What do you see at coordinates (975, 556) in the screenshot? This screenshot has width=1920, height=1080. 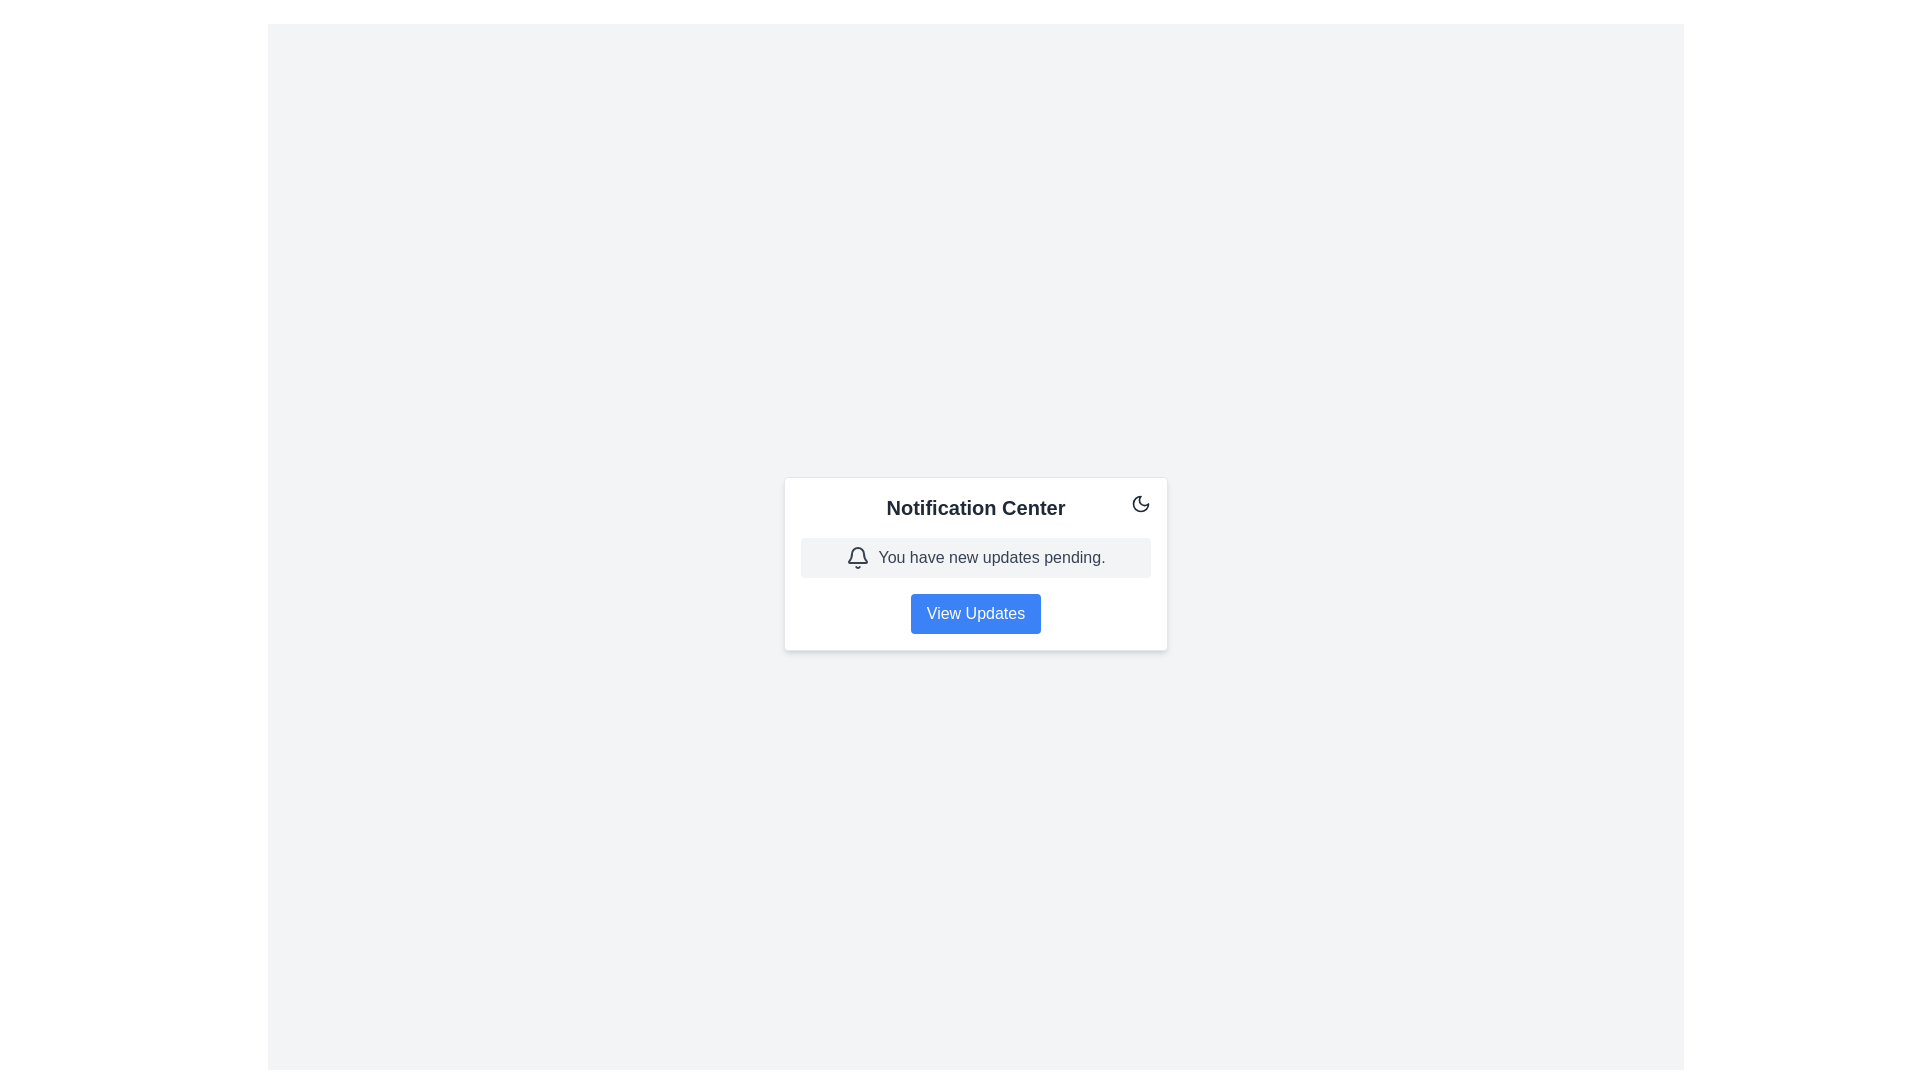 I see `the Informational message that contains the notification text 'You have new updates pending,' which is styled with a gray background and a bell icon` at bounding box center [975, 556].